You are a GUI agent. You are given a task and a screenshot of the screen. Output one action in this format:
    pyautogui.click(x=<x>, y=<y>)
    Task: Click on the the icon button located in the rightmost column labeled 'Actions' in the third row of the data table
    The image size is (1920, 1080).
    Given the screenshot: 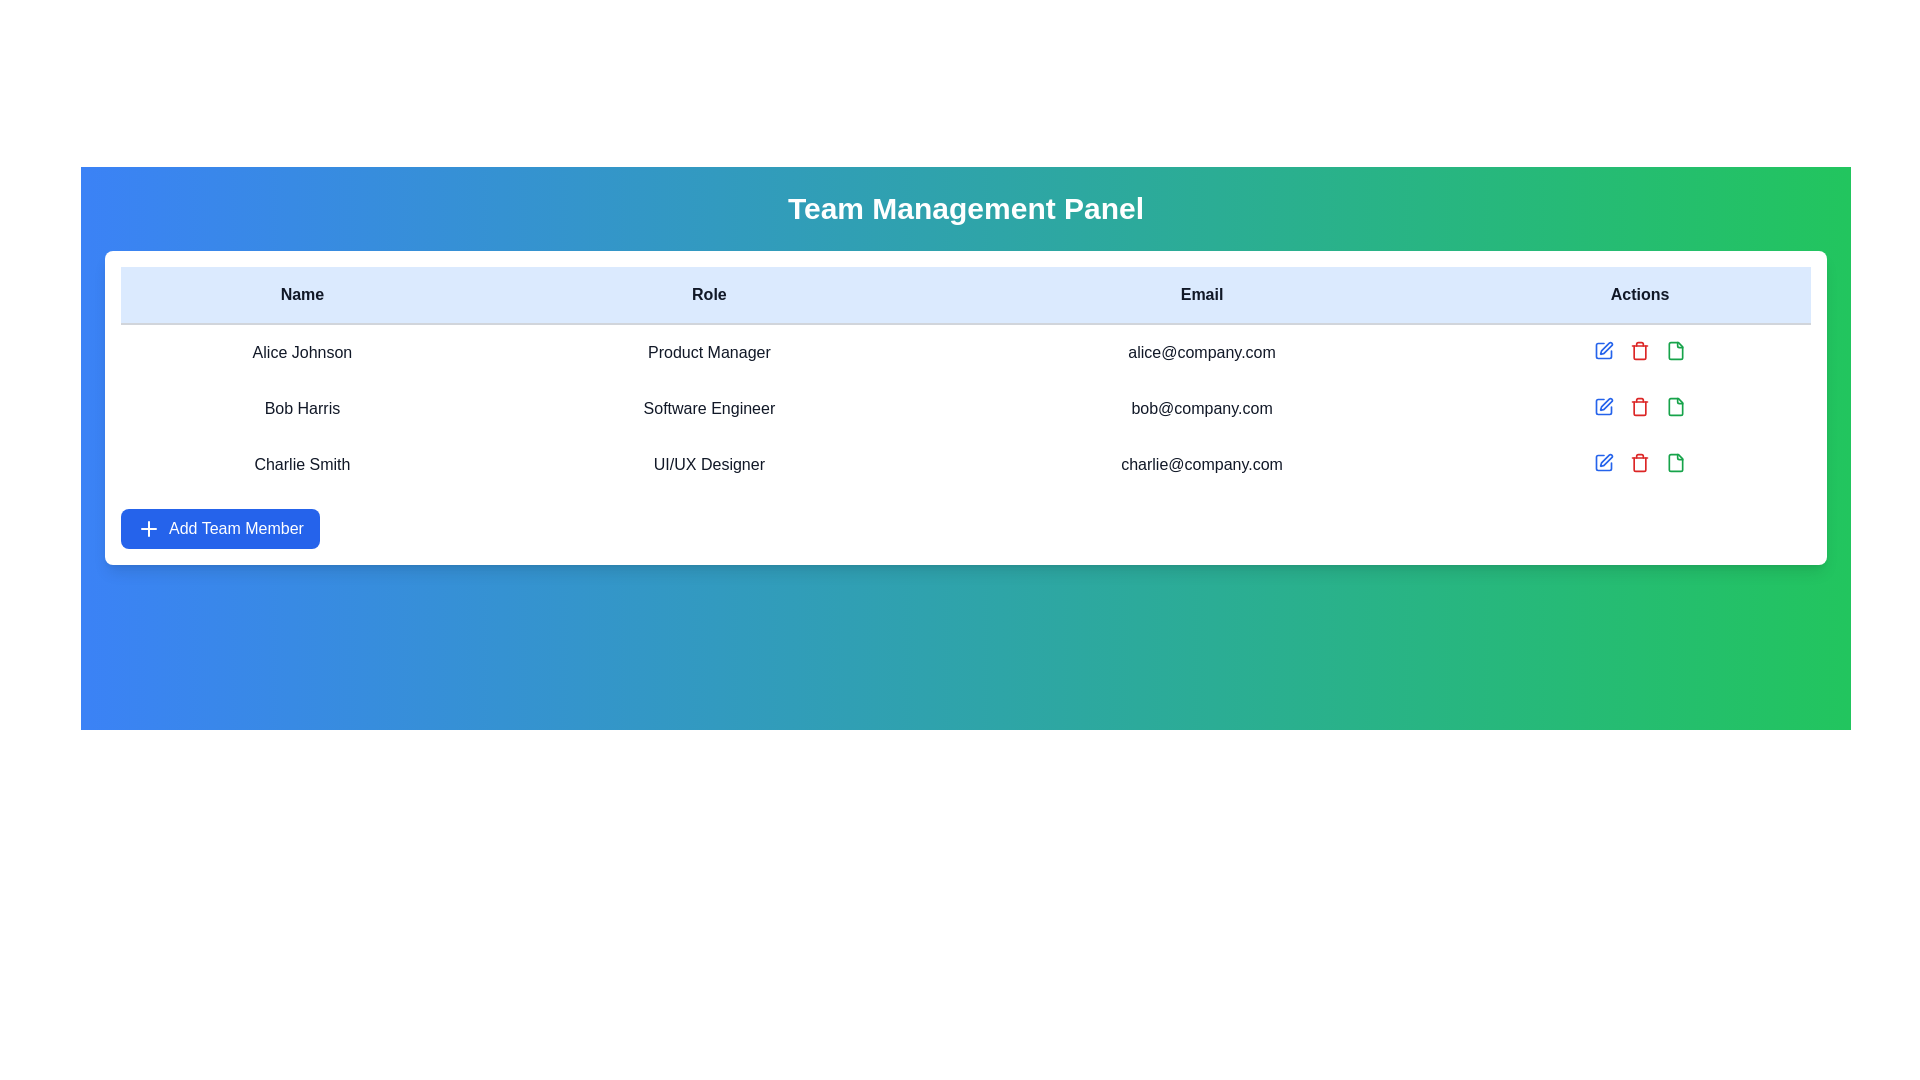 What is the action you would take?
    pyautogui.click(x=1675, y=350)
    